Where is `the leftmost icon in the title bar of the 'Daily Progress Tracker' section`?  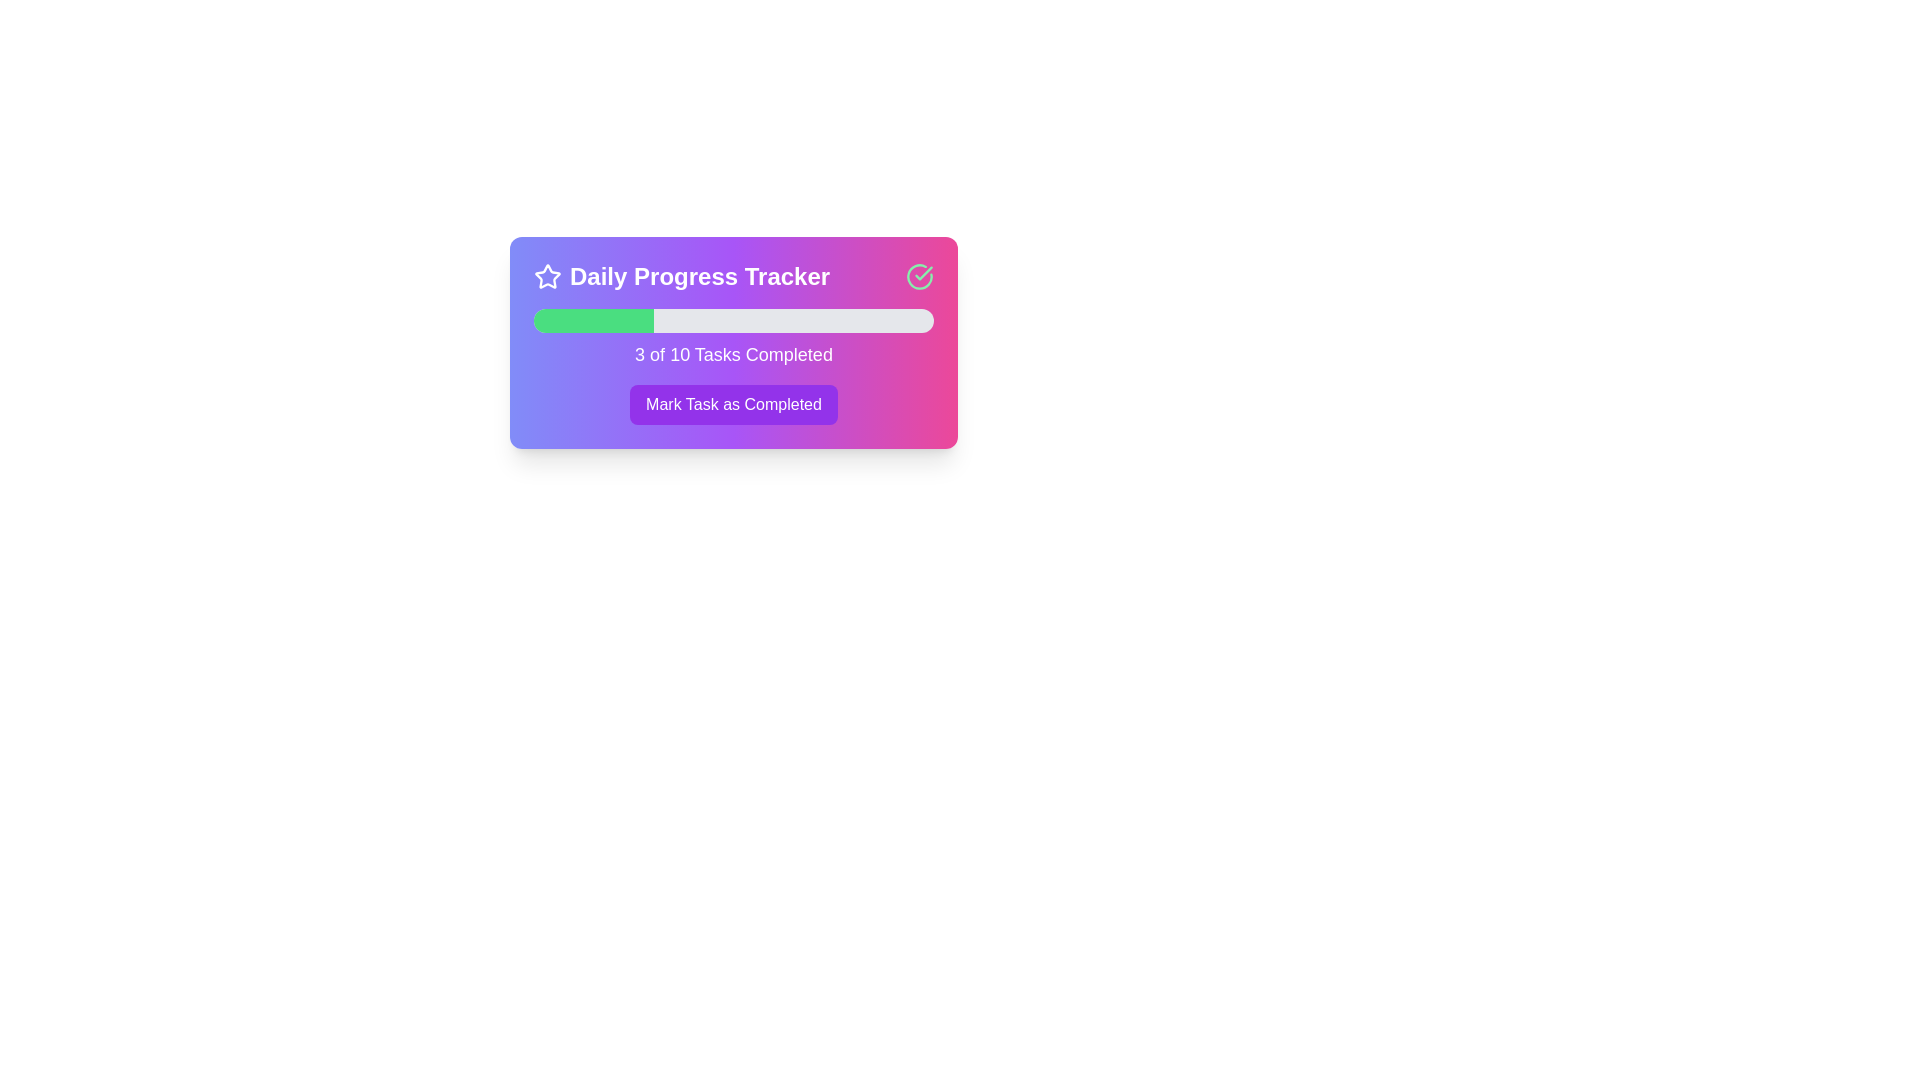 the leftmost icon in the title bar of the 'Daily Progress Tracker' section is located at coordinates (547, 277).